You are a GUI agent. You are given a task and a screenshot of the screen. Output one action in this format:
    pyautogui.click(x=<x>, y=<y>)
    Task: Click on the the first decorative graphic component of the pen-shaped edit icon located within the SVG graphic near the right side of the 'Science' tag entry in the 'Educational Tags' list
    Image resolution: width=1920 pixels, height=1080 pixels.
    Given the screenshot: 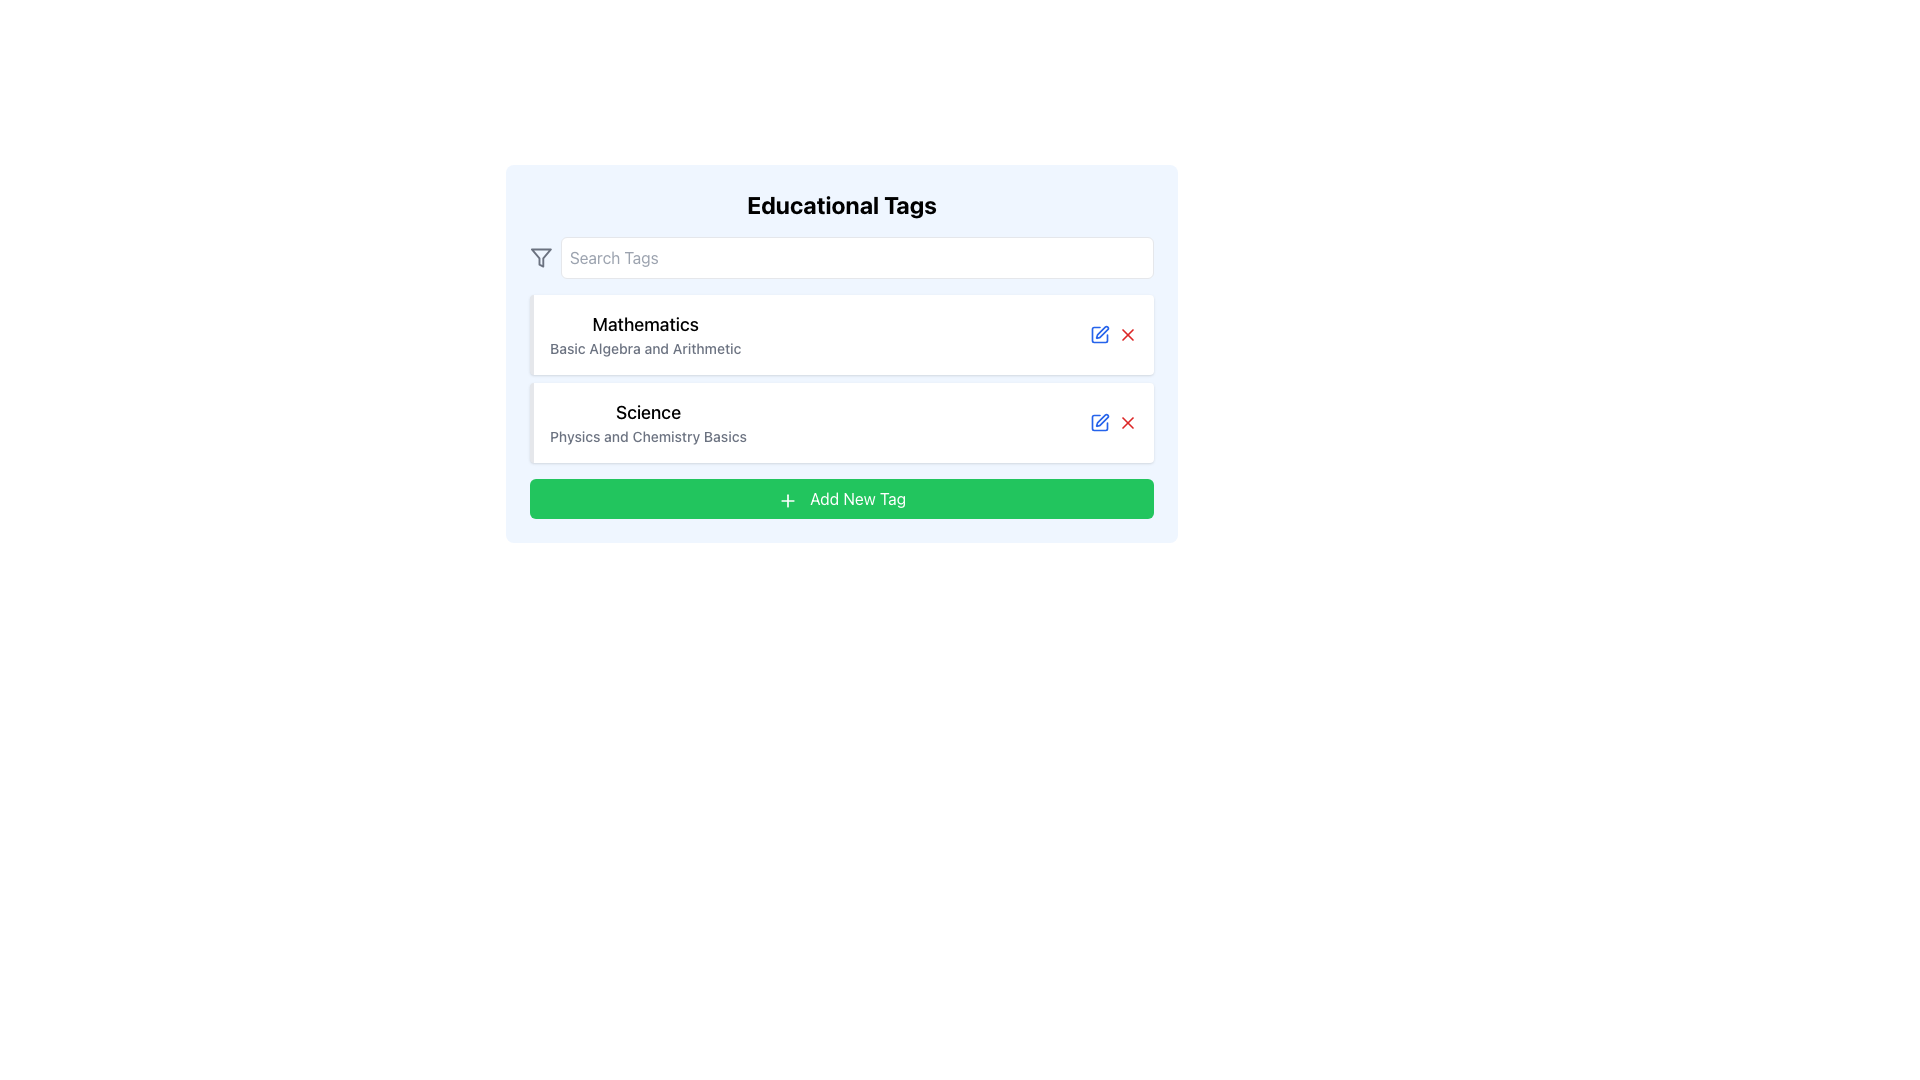 What is the action you would take?
    pyautogui.click(x=1098, y=422)
    